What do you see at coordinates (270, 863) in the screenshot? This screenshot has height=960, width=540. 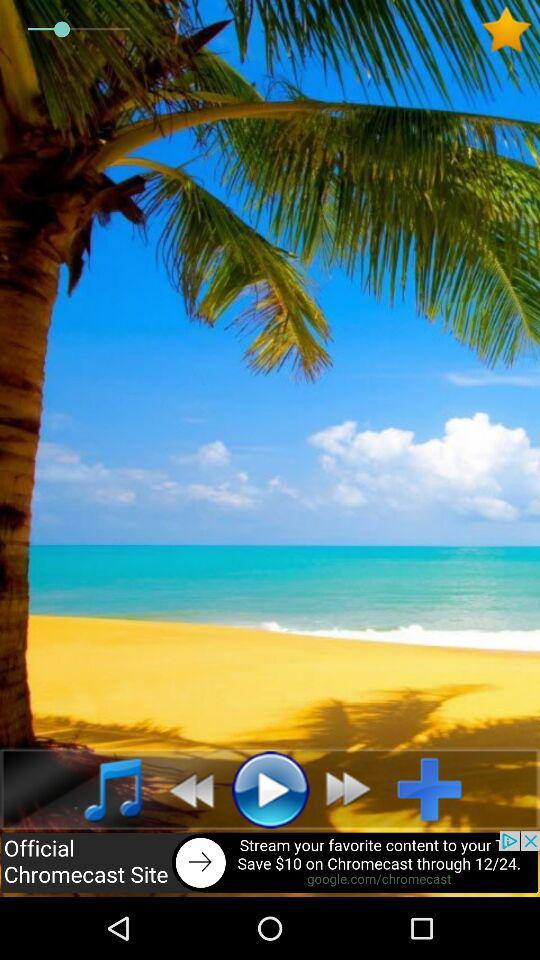 I see `open advertisements` at bounding box center [270, 863].